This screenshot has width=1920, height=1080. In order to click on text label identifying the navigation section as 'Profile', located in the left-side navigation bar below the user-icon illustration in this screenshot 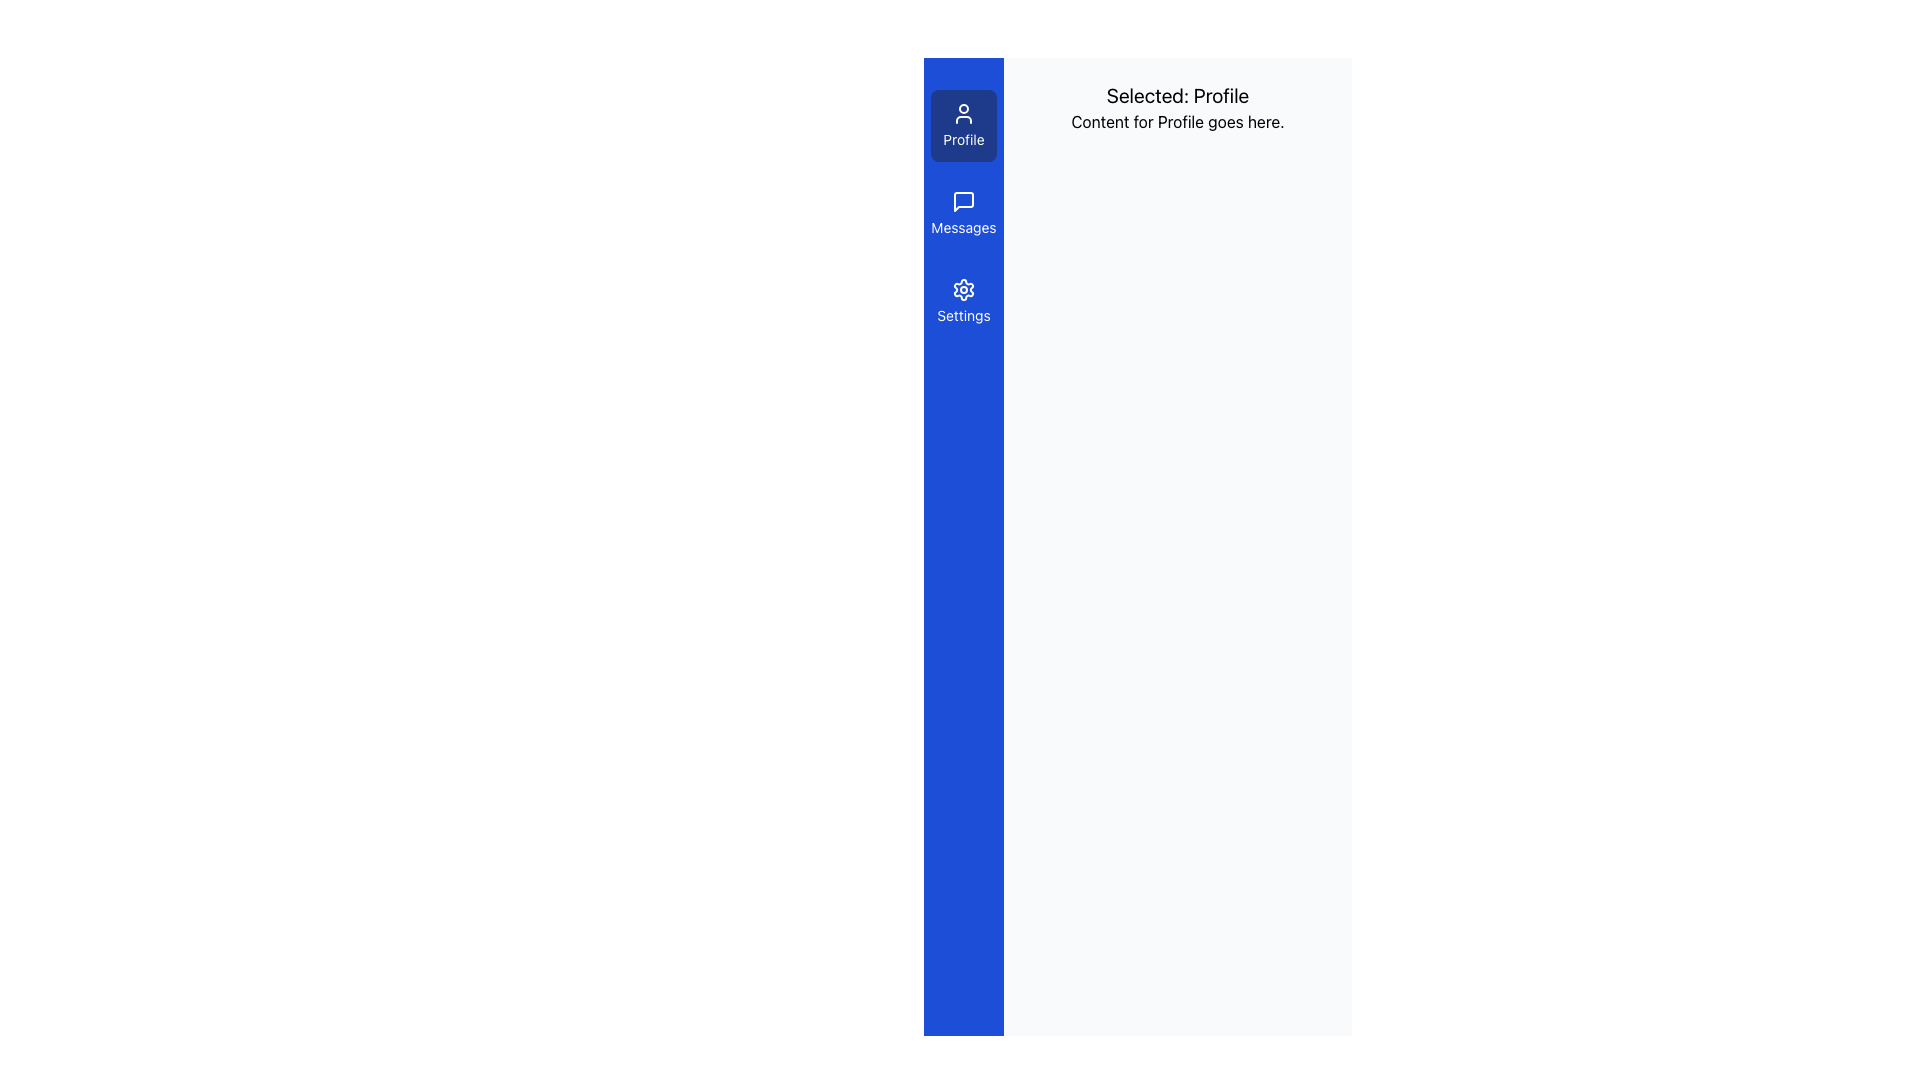, I will do `click(964, 138)`.